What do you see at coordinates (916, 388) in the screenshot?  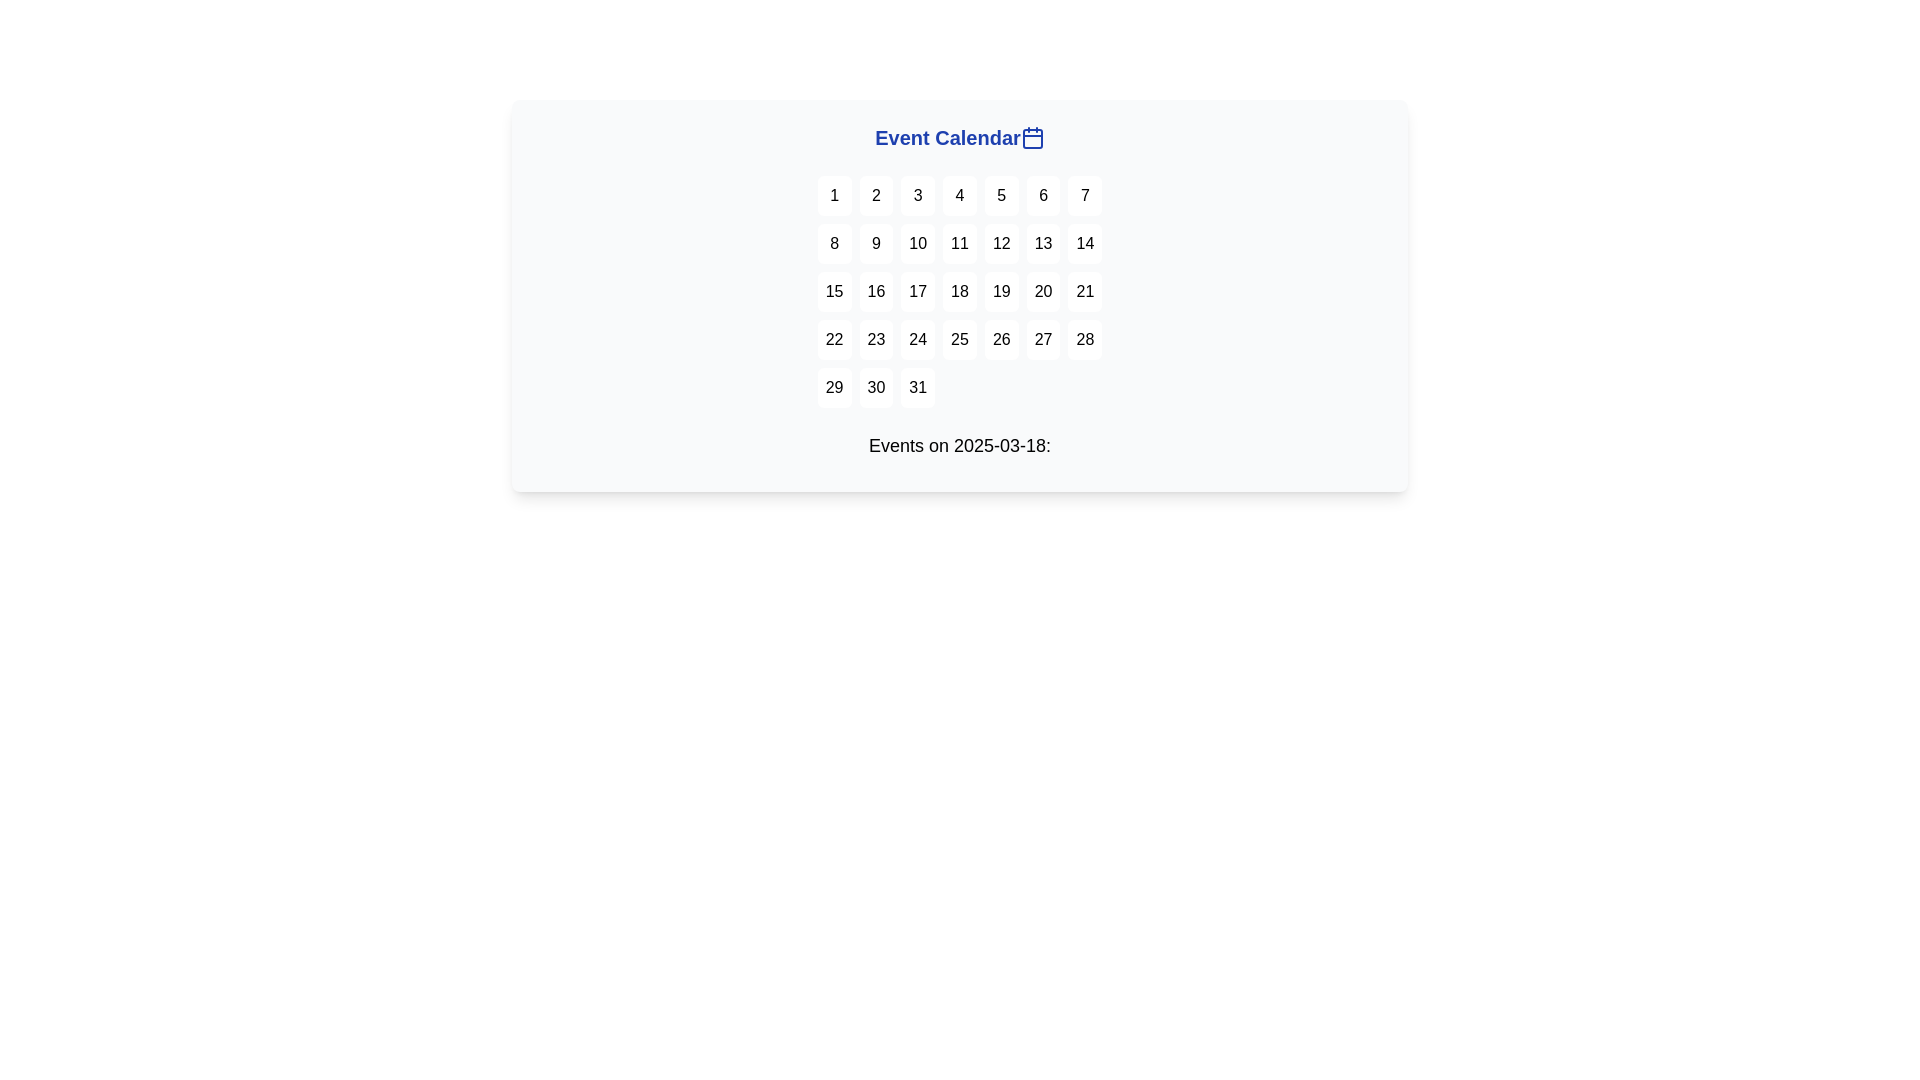 I see `the rectangular button with a rounded border and black text '31' located in the seventh column of the fifth row in the calendar grid` at bounding box center [916, 388].